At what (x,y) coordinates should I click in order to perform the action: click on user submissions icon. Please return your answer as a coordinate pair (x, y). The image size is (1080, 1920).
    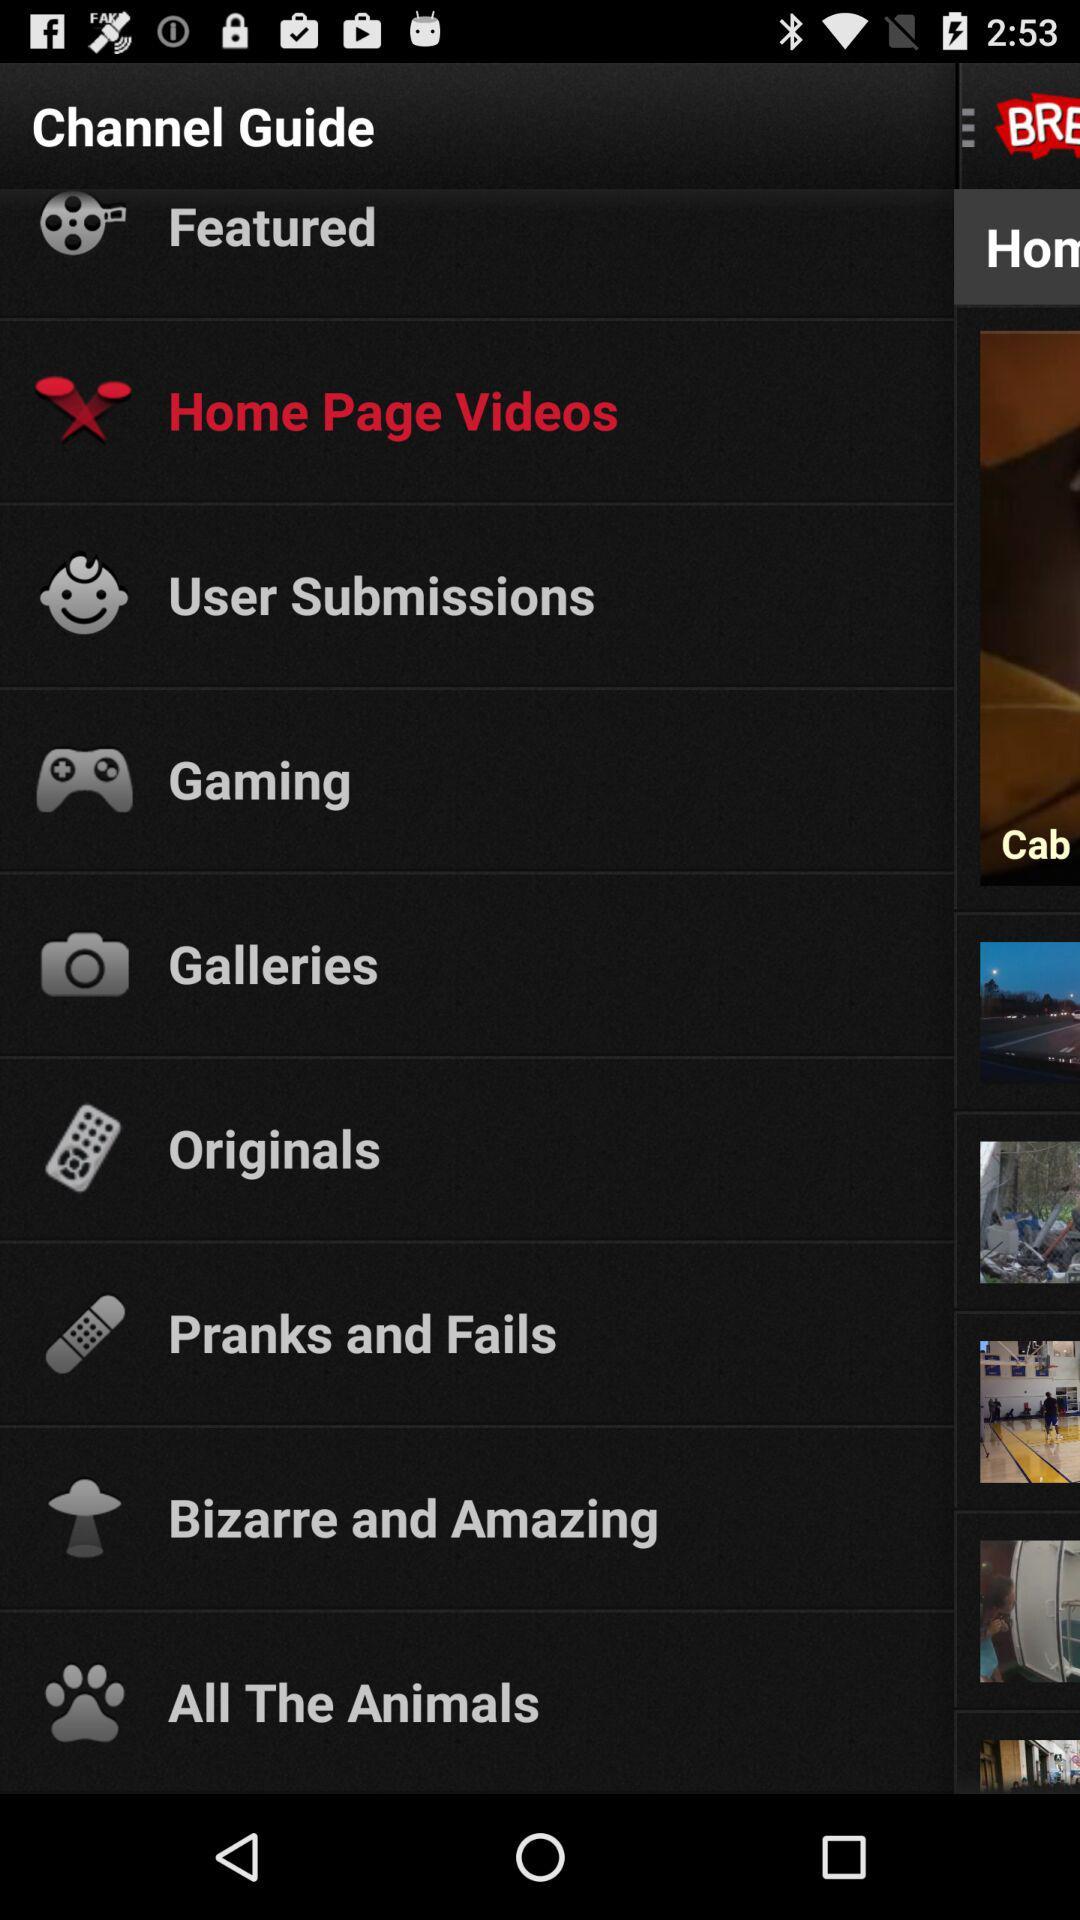
    Looking at the image, I should click on (542, 593).